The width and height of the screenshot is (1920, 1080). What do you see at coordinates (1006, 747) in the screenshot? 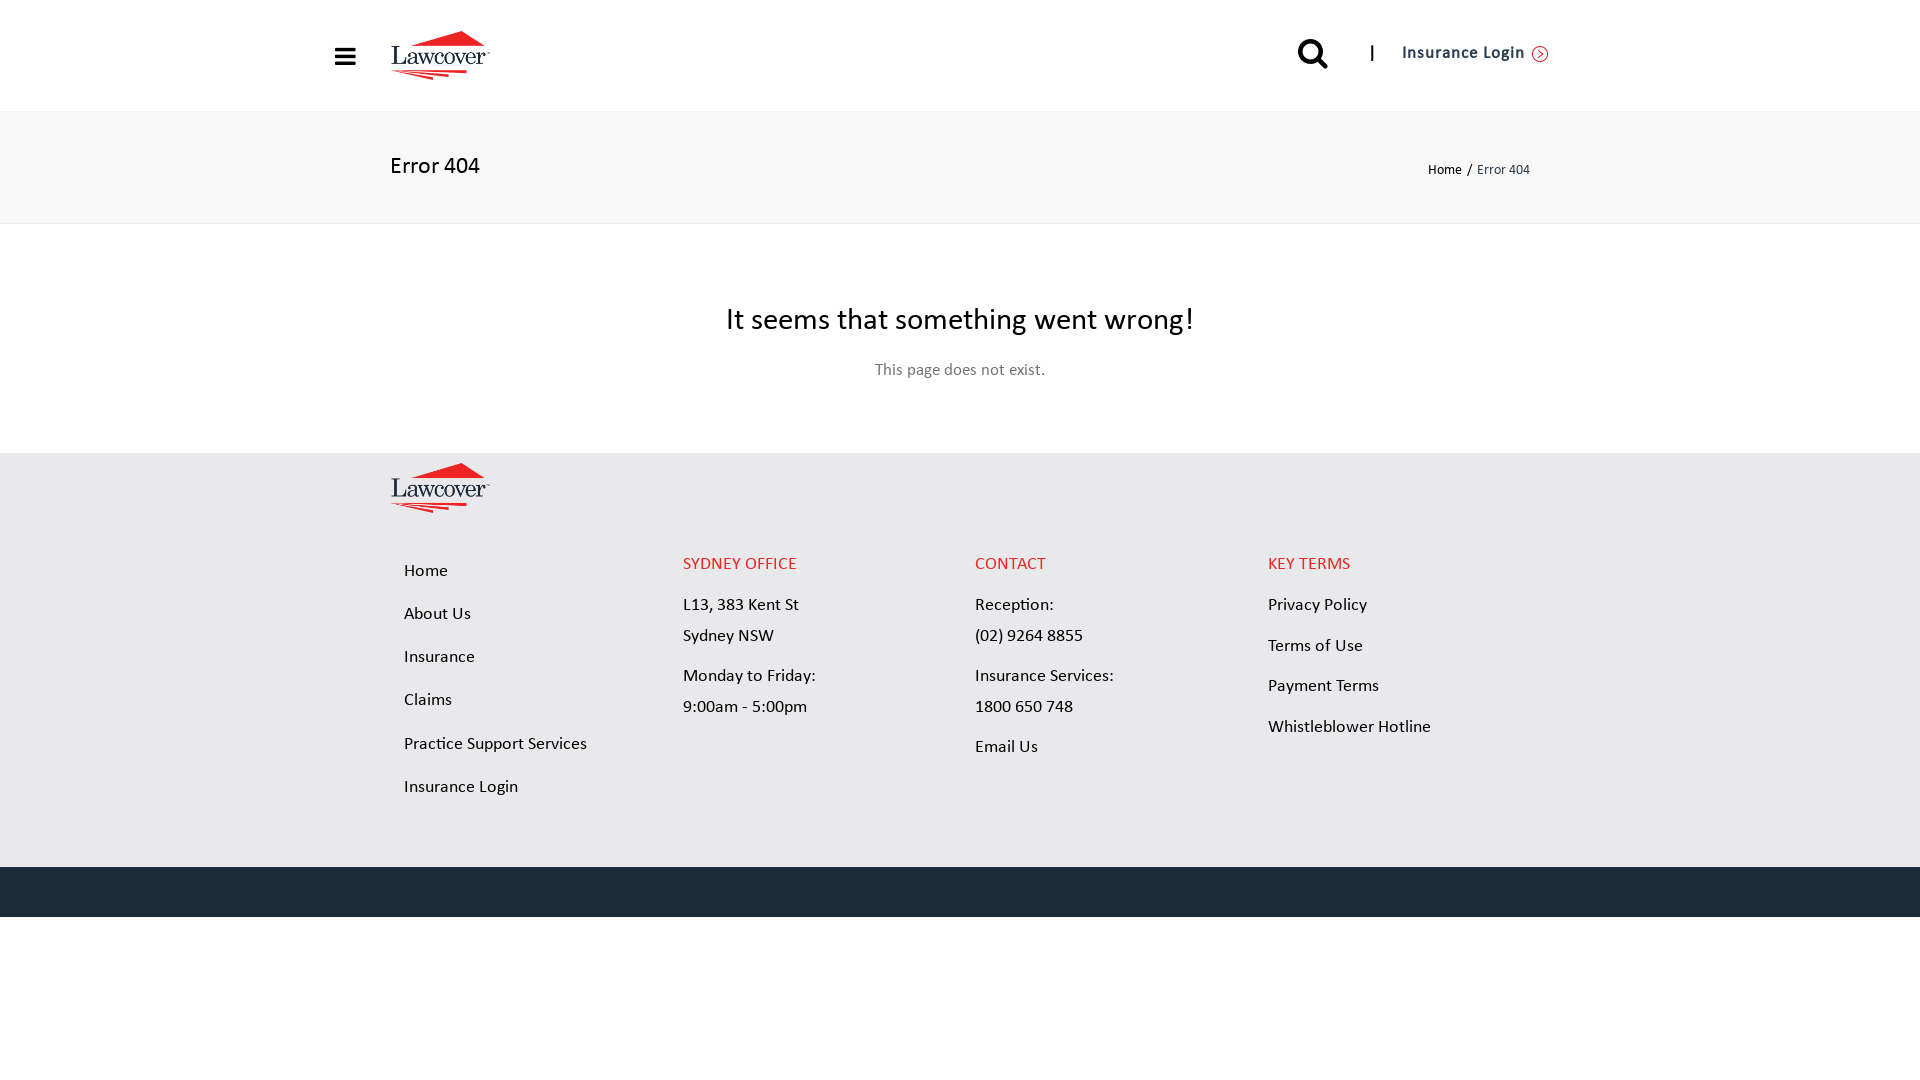
I see `'Email Us'` at bounding box center [1006, 747].